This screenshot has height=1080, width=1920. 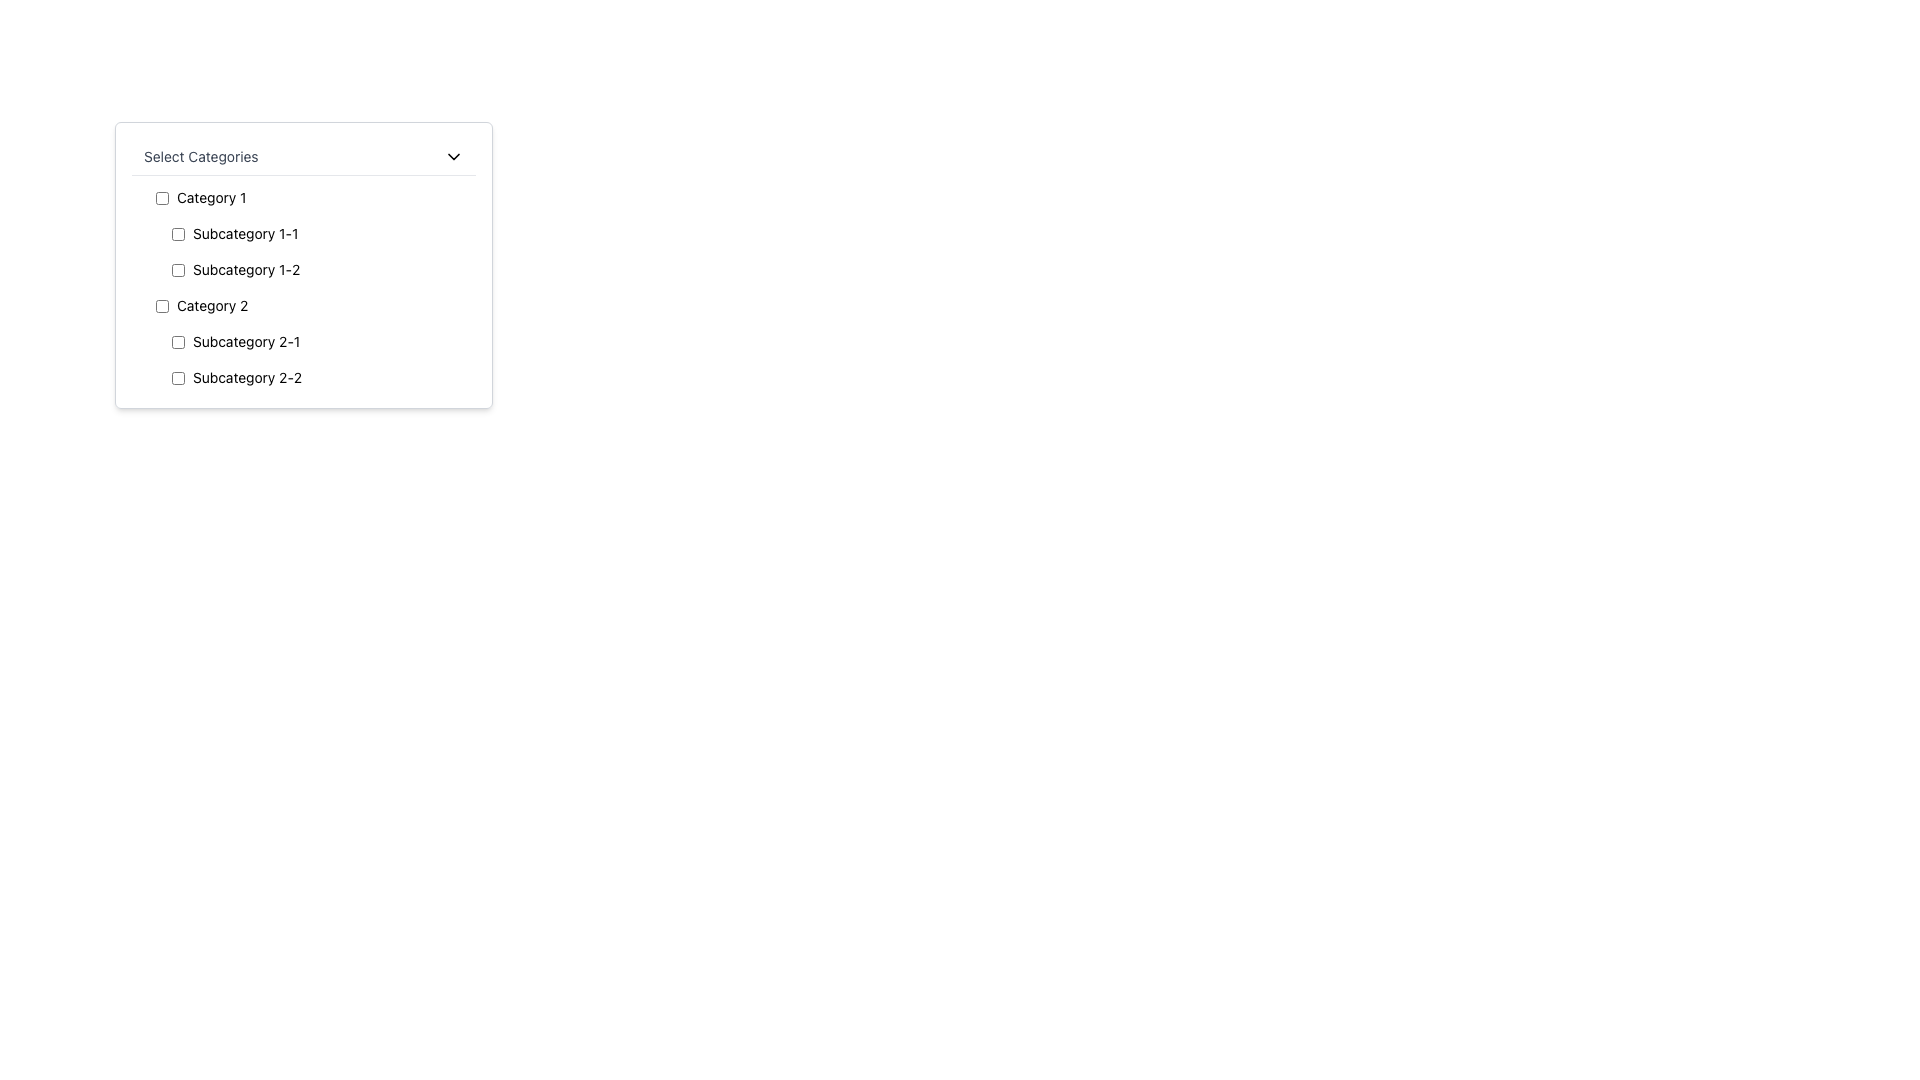 What do you see at coordinates (162, 305) in the screenshot?
I see `the checkbox` at bounding box center [162, 305].